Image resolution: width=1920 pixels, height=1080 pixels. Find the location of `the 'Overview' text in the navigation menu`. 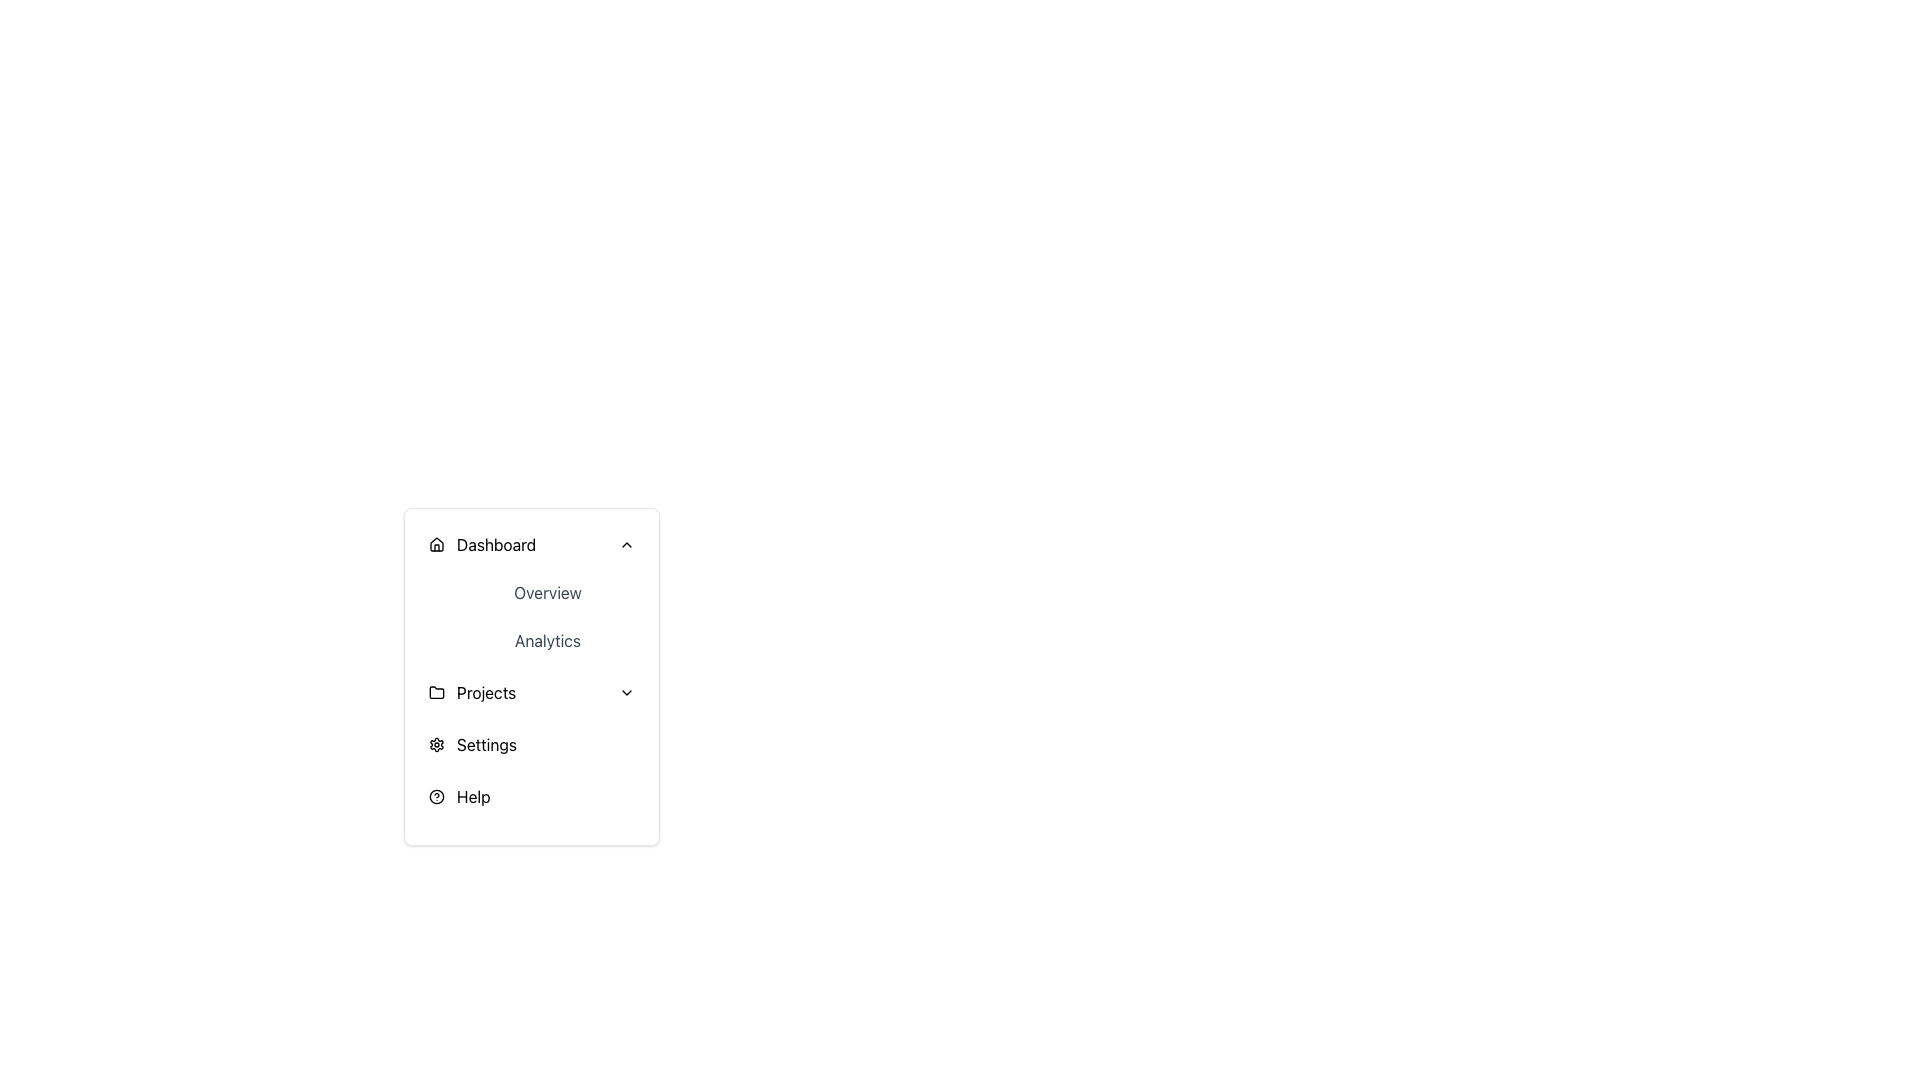

the 'Overview' text in the navigation menu is located at coordinates (532, 592).